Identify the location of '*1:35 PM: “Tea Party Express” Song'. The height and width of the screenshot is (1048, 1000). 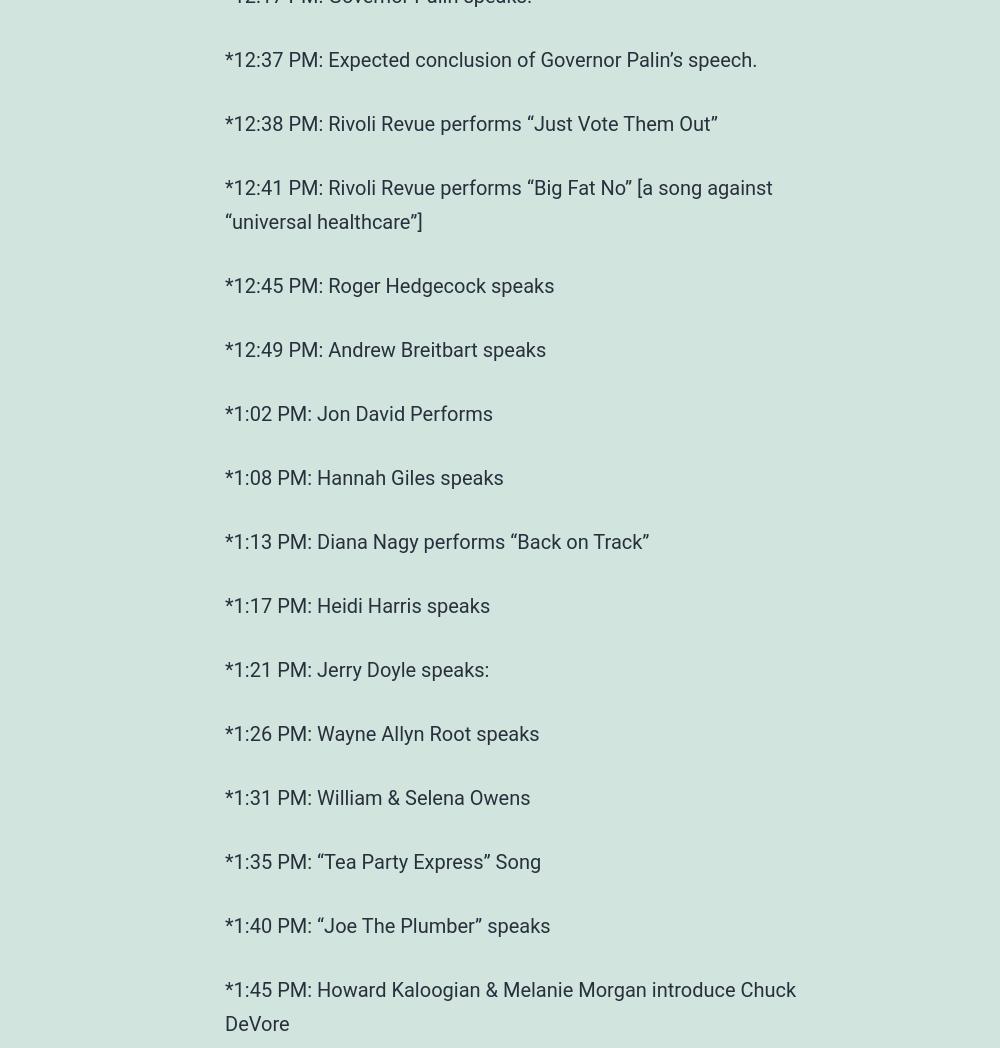
(383, 861).